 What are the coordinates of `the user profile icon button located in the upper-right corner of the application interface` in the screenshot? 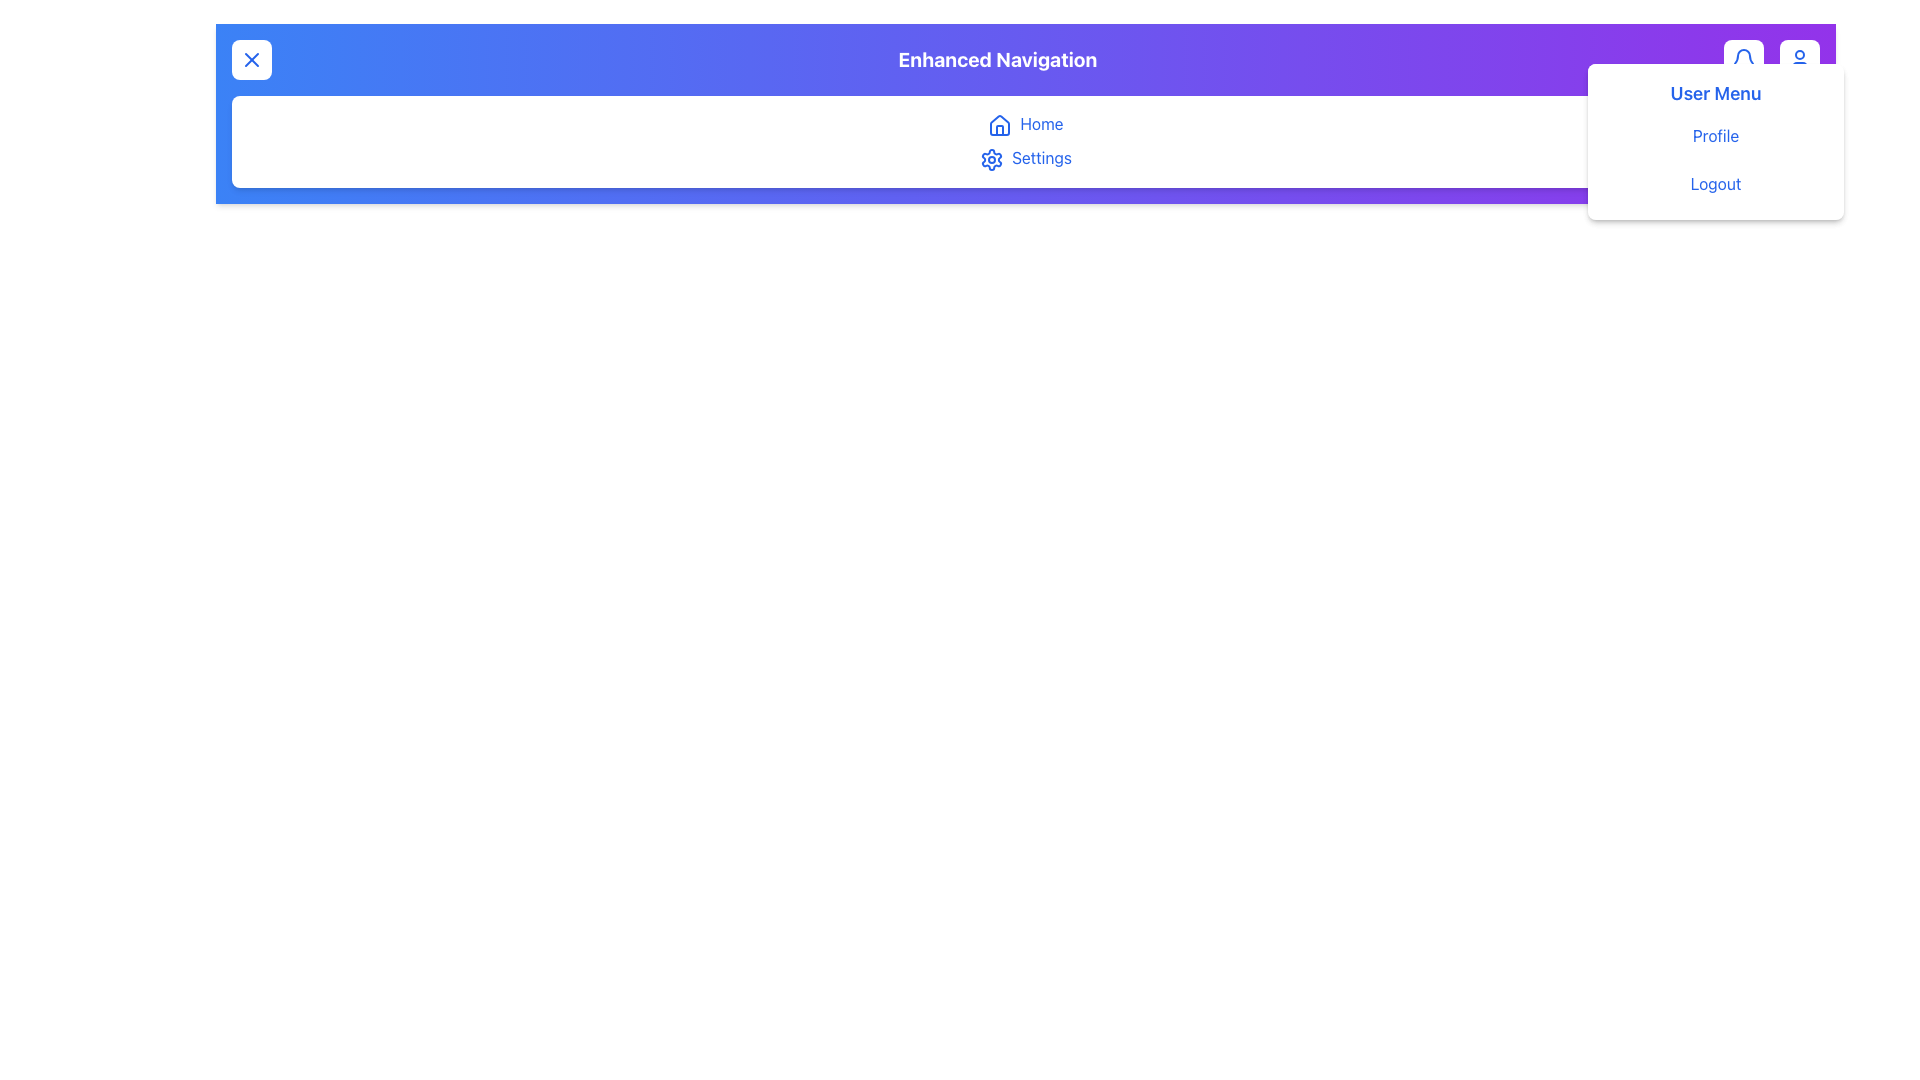 It's located at (1799, 59).